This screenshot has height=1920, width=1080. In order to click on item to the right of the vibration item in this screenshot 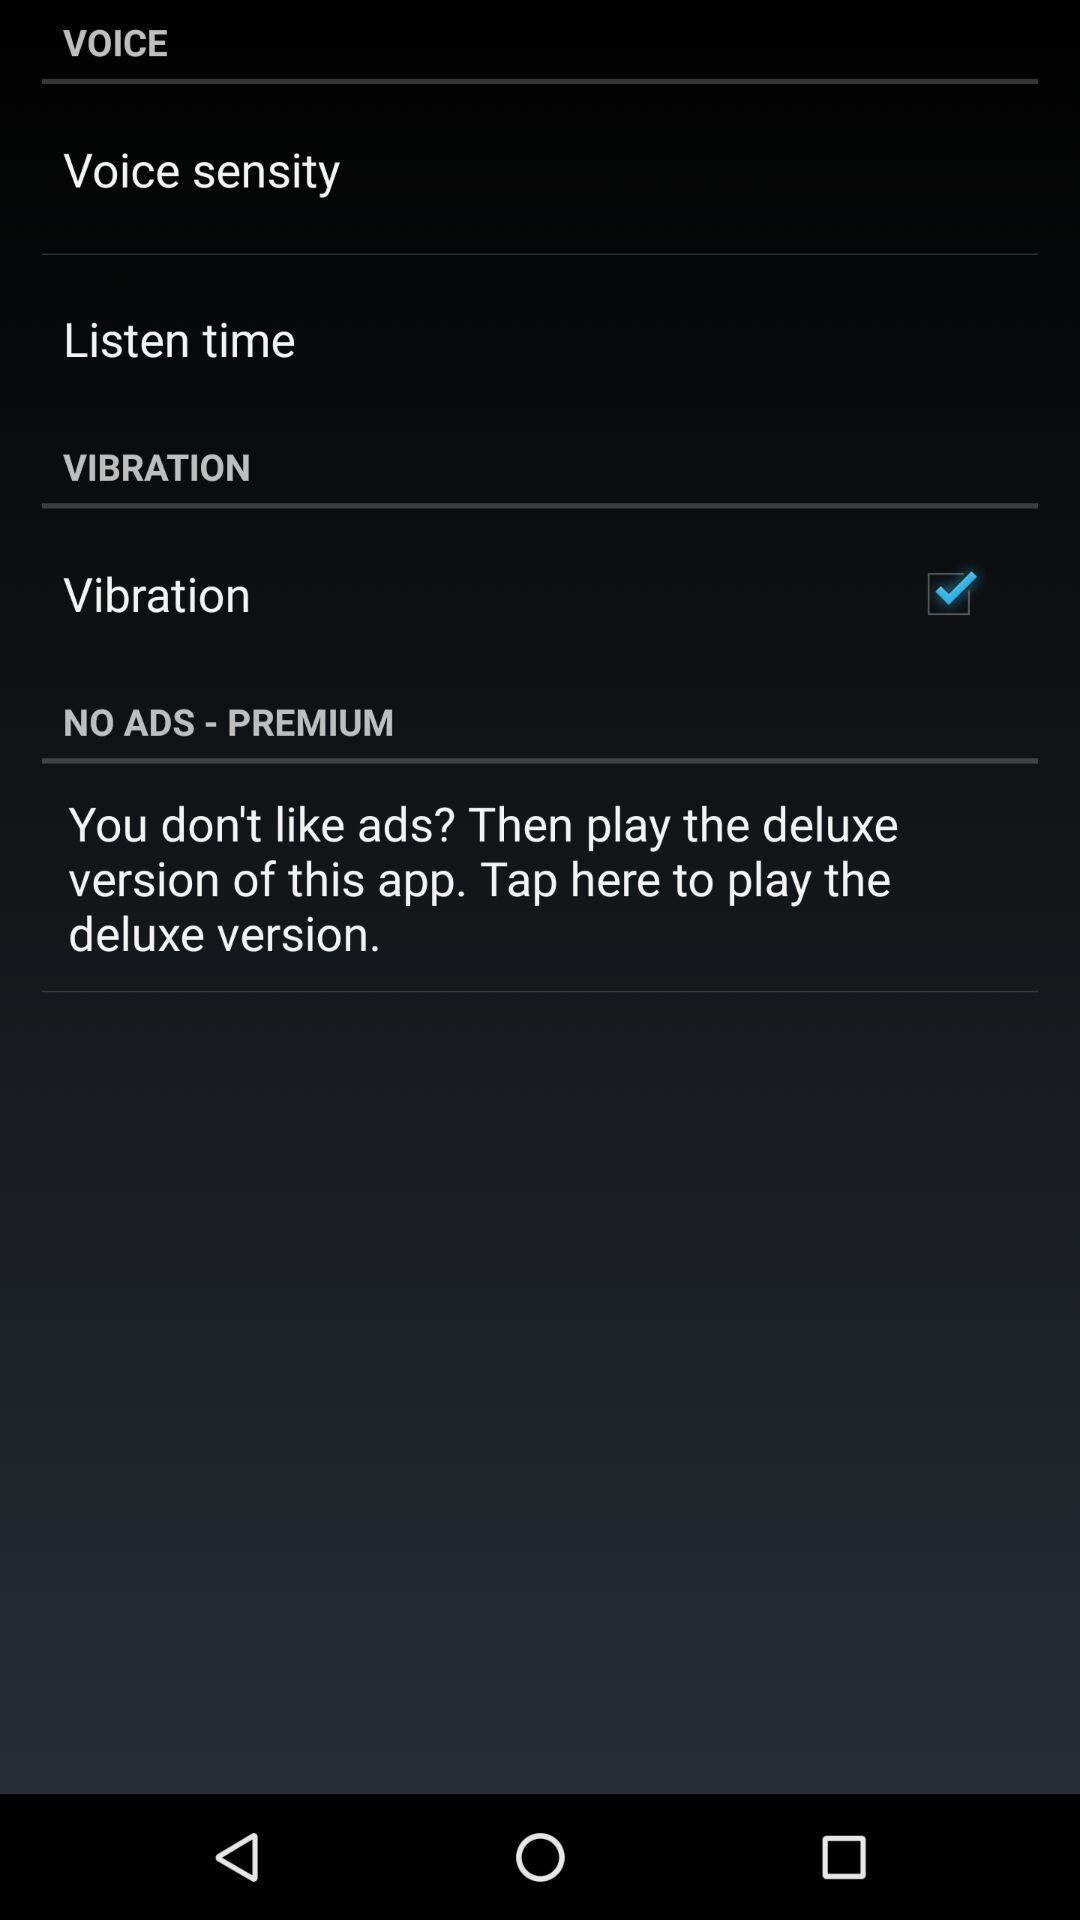, I will do `click(947, 593)`.